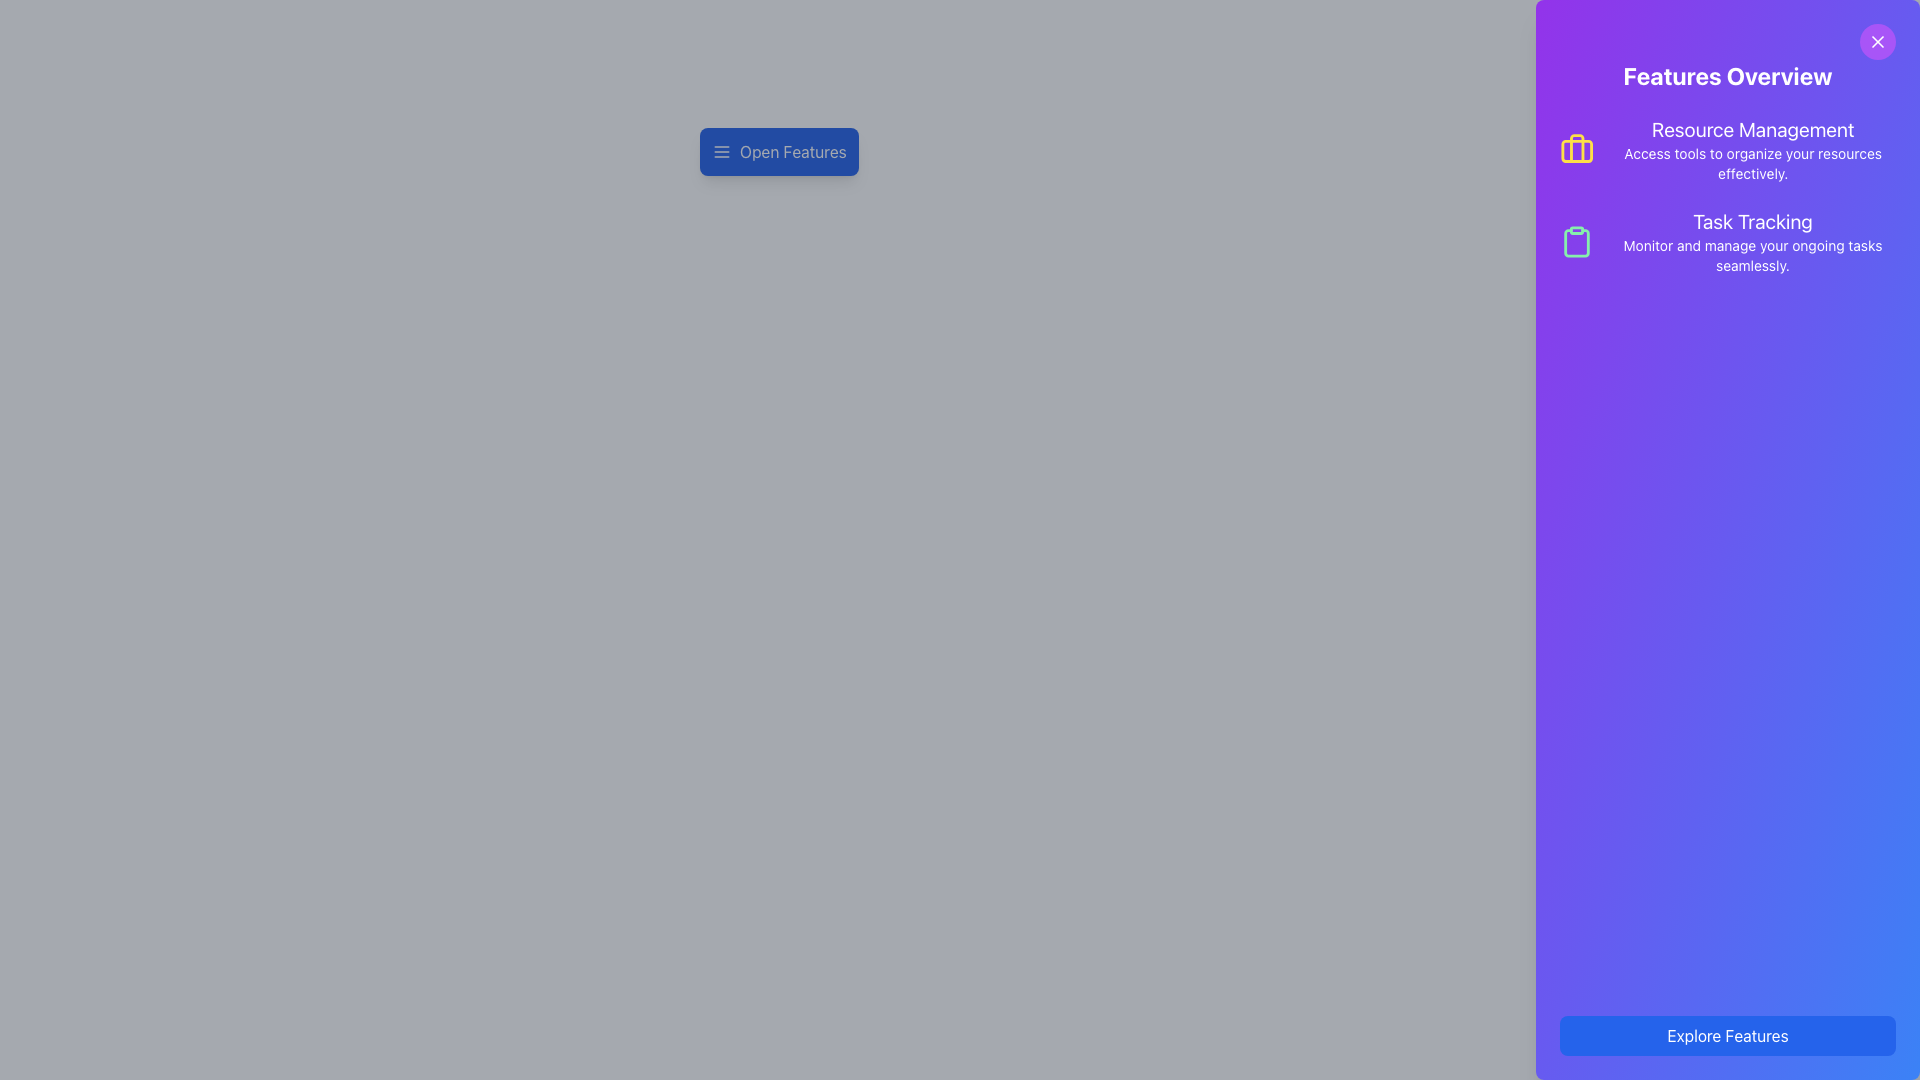 Image resolution: width=1920 pixels, height=1080 pixels. I want to click on the toggle button located in the top-left corner of the interface to trigger hover effects, so click(778, 150).